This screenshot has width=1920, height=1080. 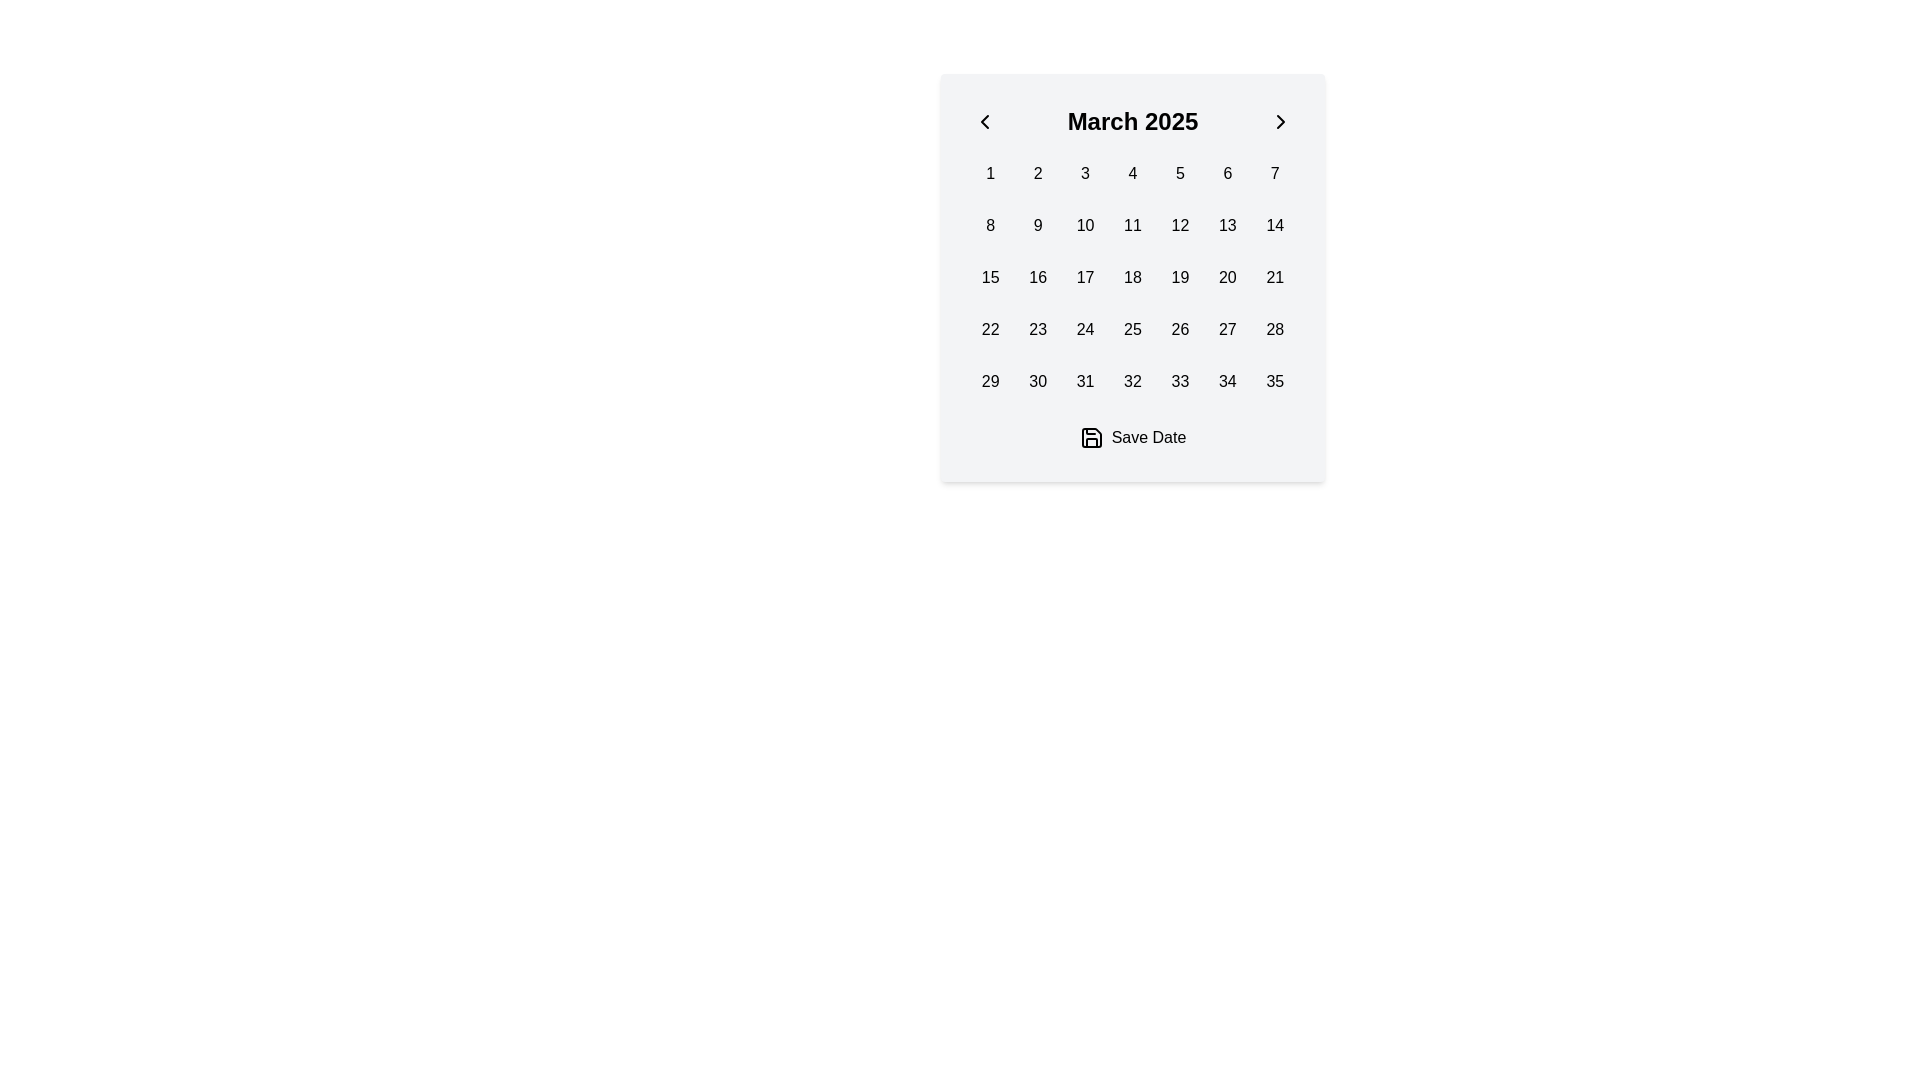 What do you see at coordinates (1084, 277) in the screenshot?
I see `the small rectangular button displaying the text '17', which is located in the third row and third column of the calendar grid layout` at bounding box center [1084, 277].